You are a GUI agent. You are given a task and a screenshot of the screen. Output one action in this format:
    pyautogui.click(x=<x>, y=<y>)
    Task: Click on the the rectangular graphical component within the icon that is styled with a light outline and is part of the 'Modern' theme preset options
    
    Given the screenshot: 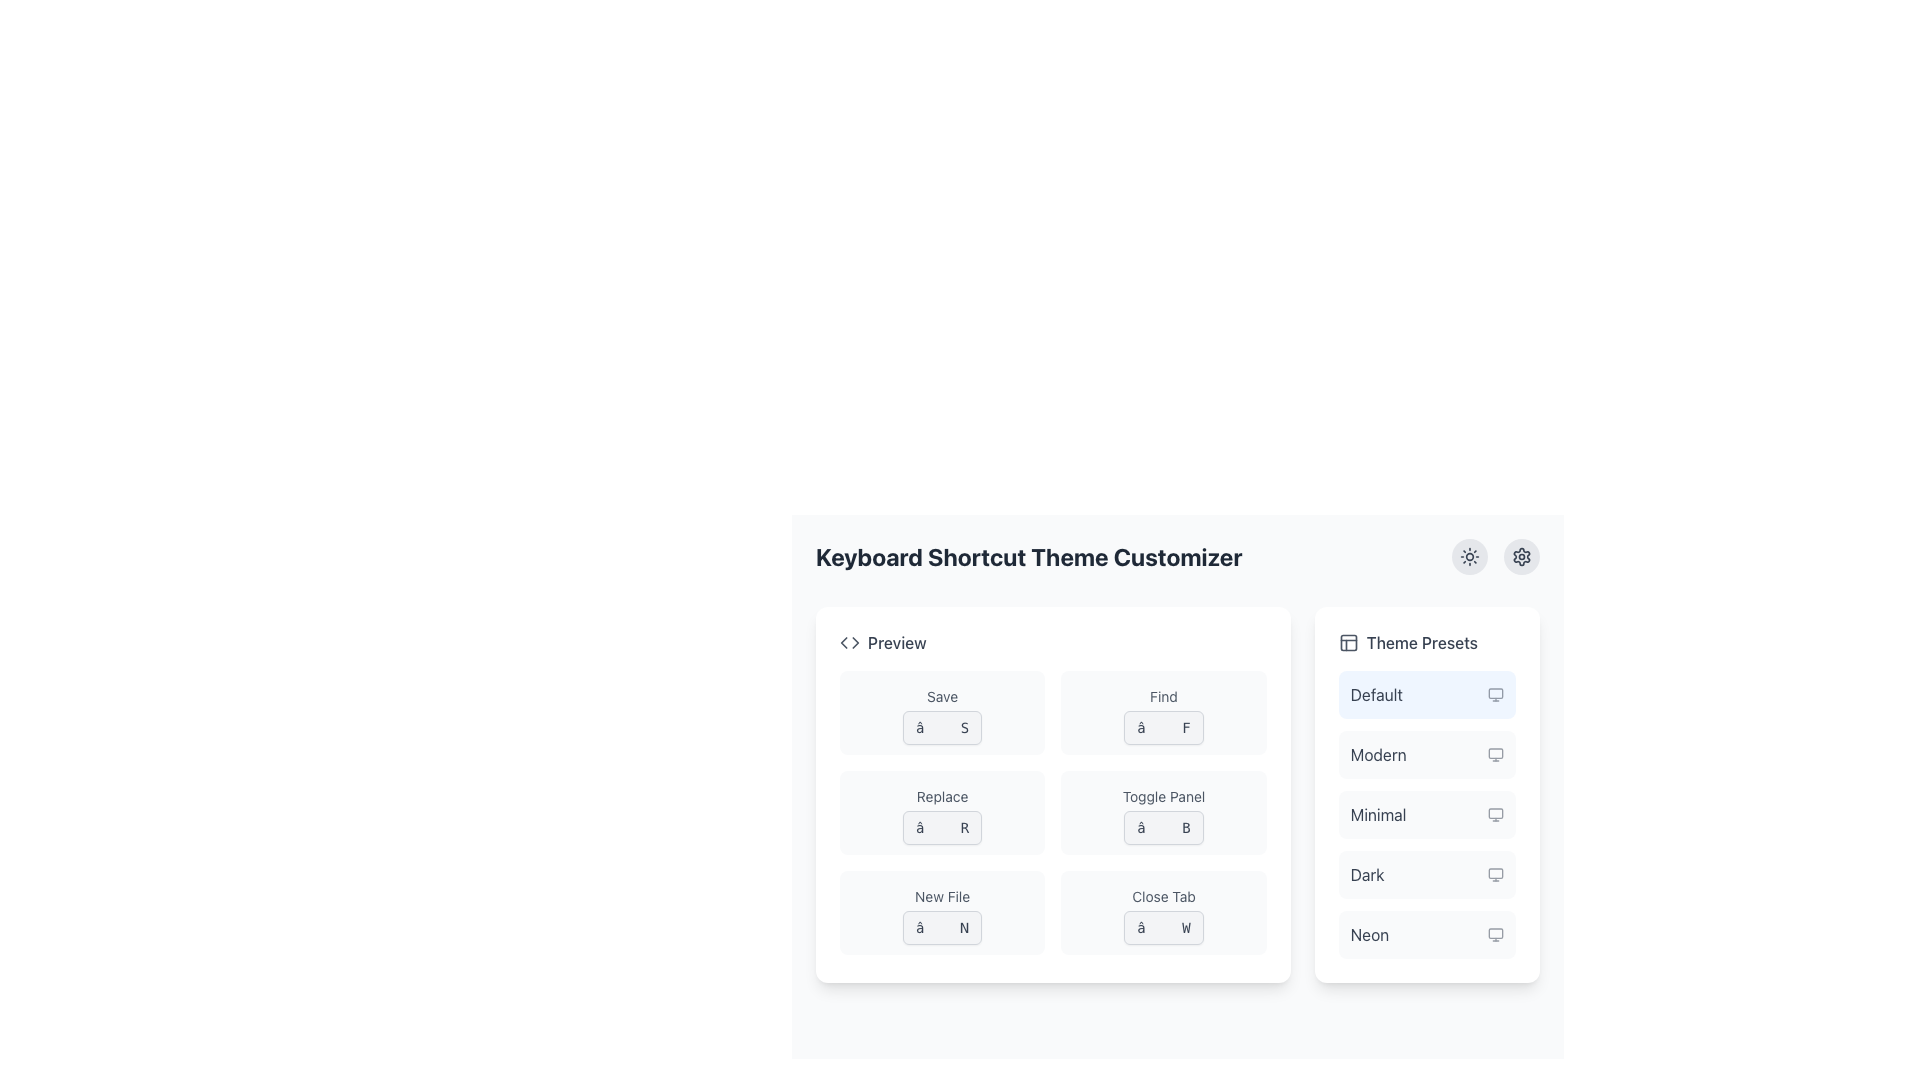 What is the action you would take?
    pyautogui.click(x=1496, y=753)
    